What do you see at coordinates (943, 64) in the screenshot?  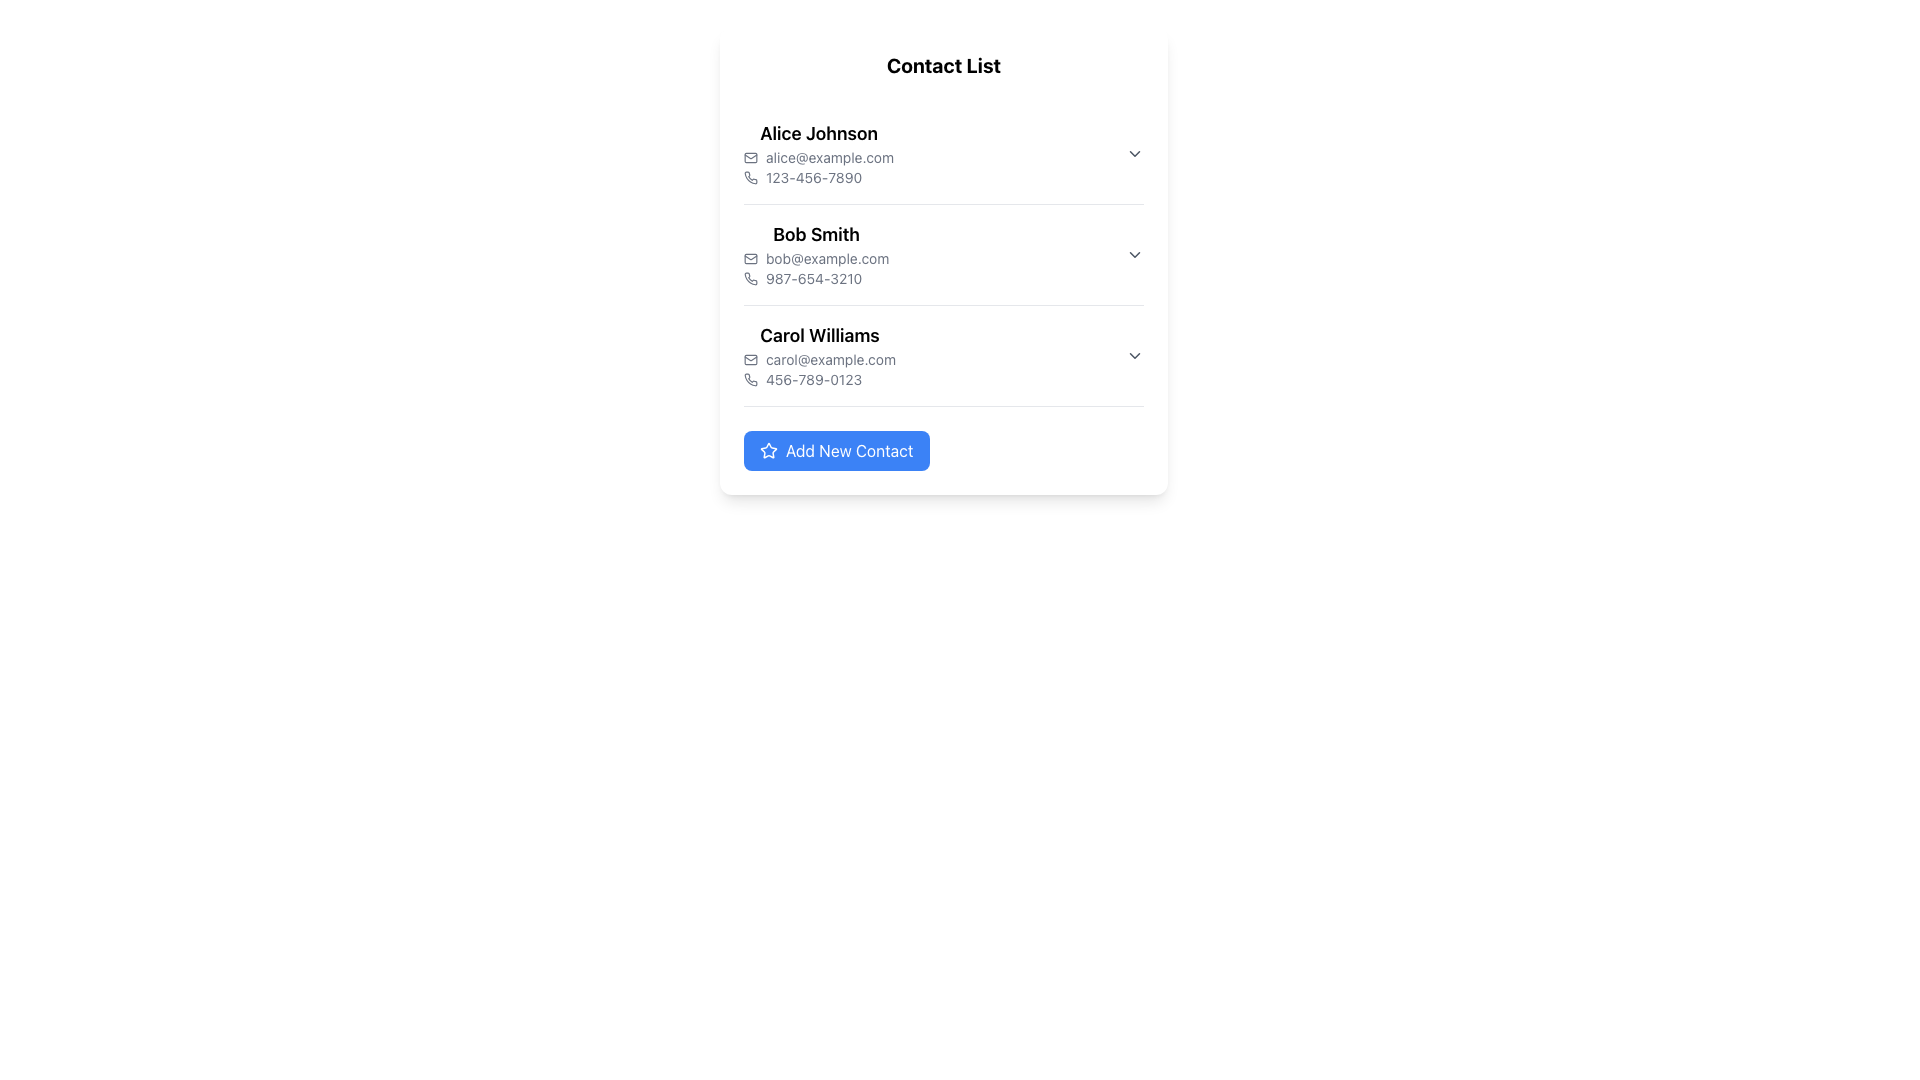 I see `the 'Contact List' title displayed in bold and enlarged font, located at the top of the white card section` at bounding box center [943, 64].